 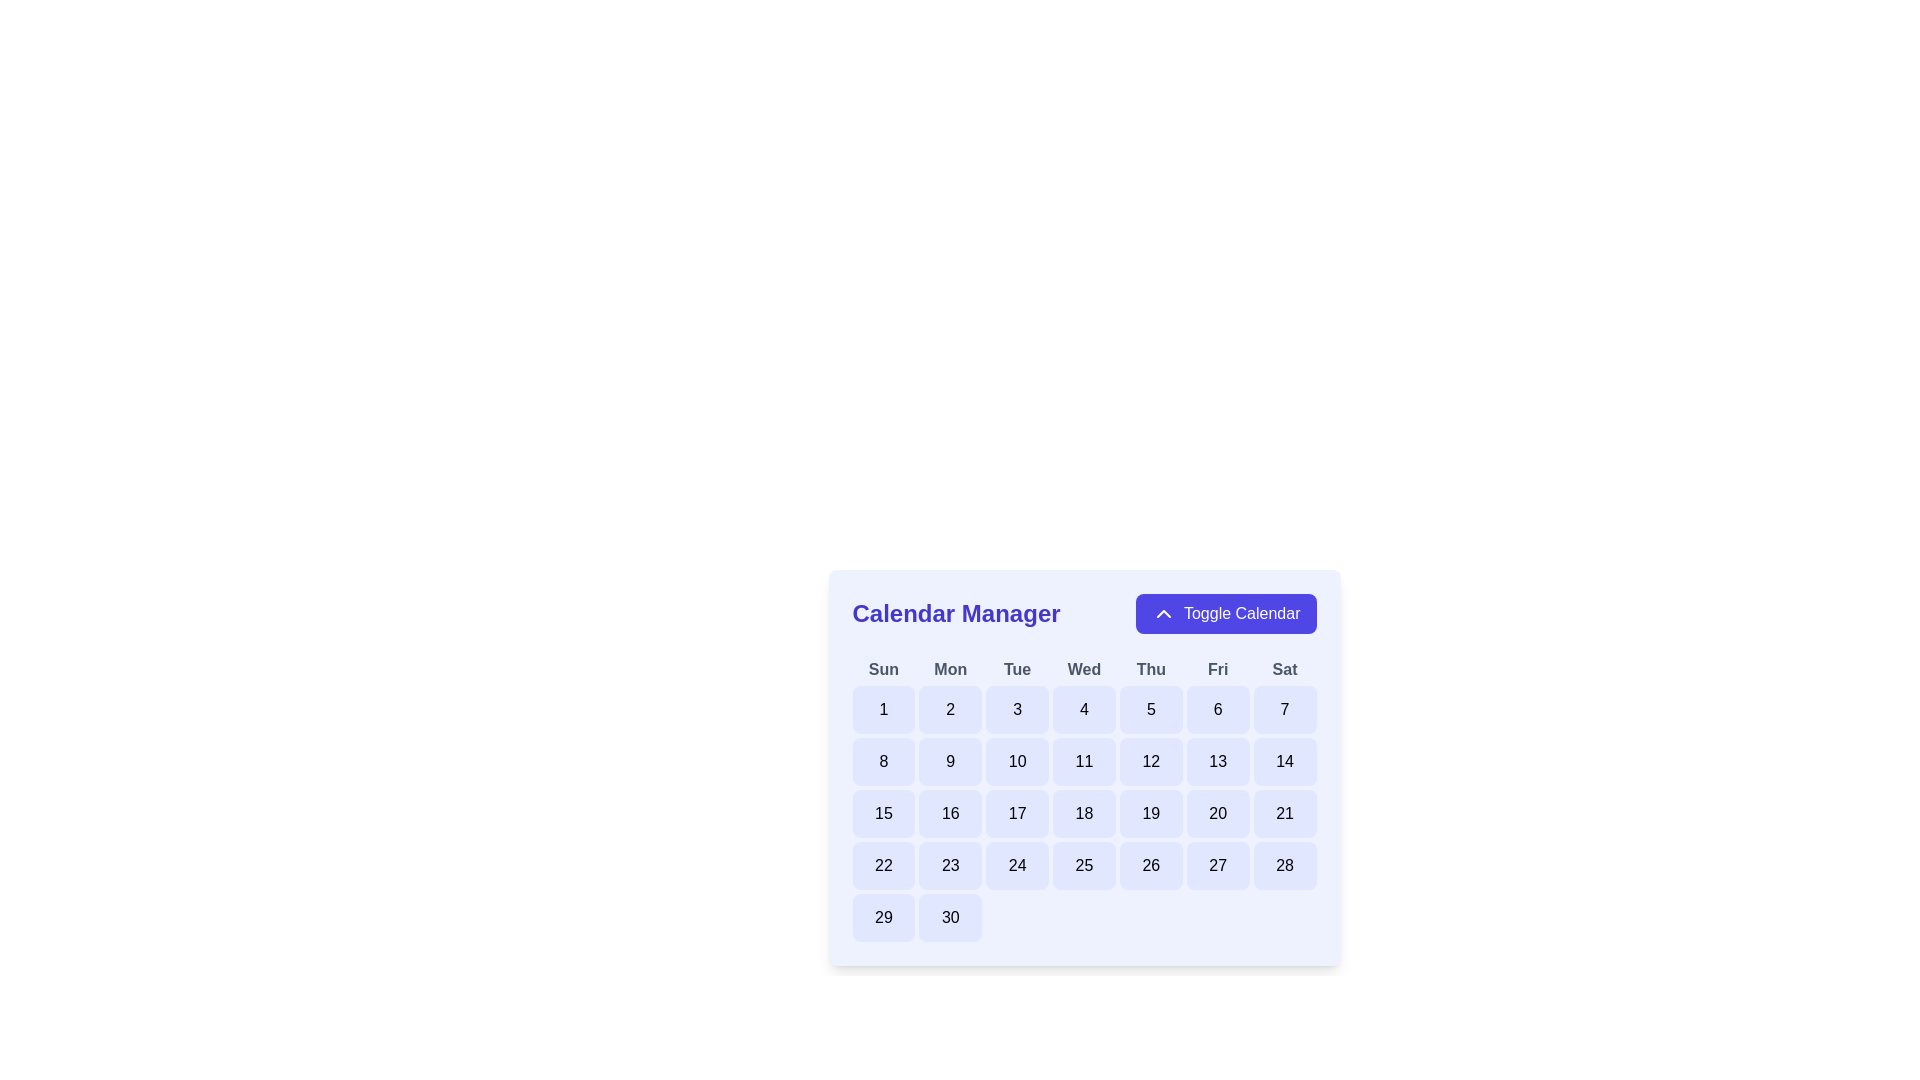 I want to click on the button representing the date 20th in the calendar, which is located in the sixth column of the fourth row under the 'Fri' header, so click(x=1217, y=813).